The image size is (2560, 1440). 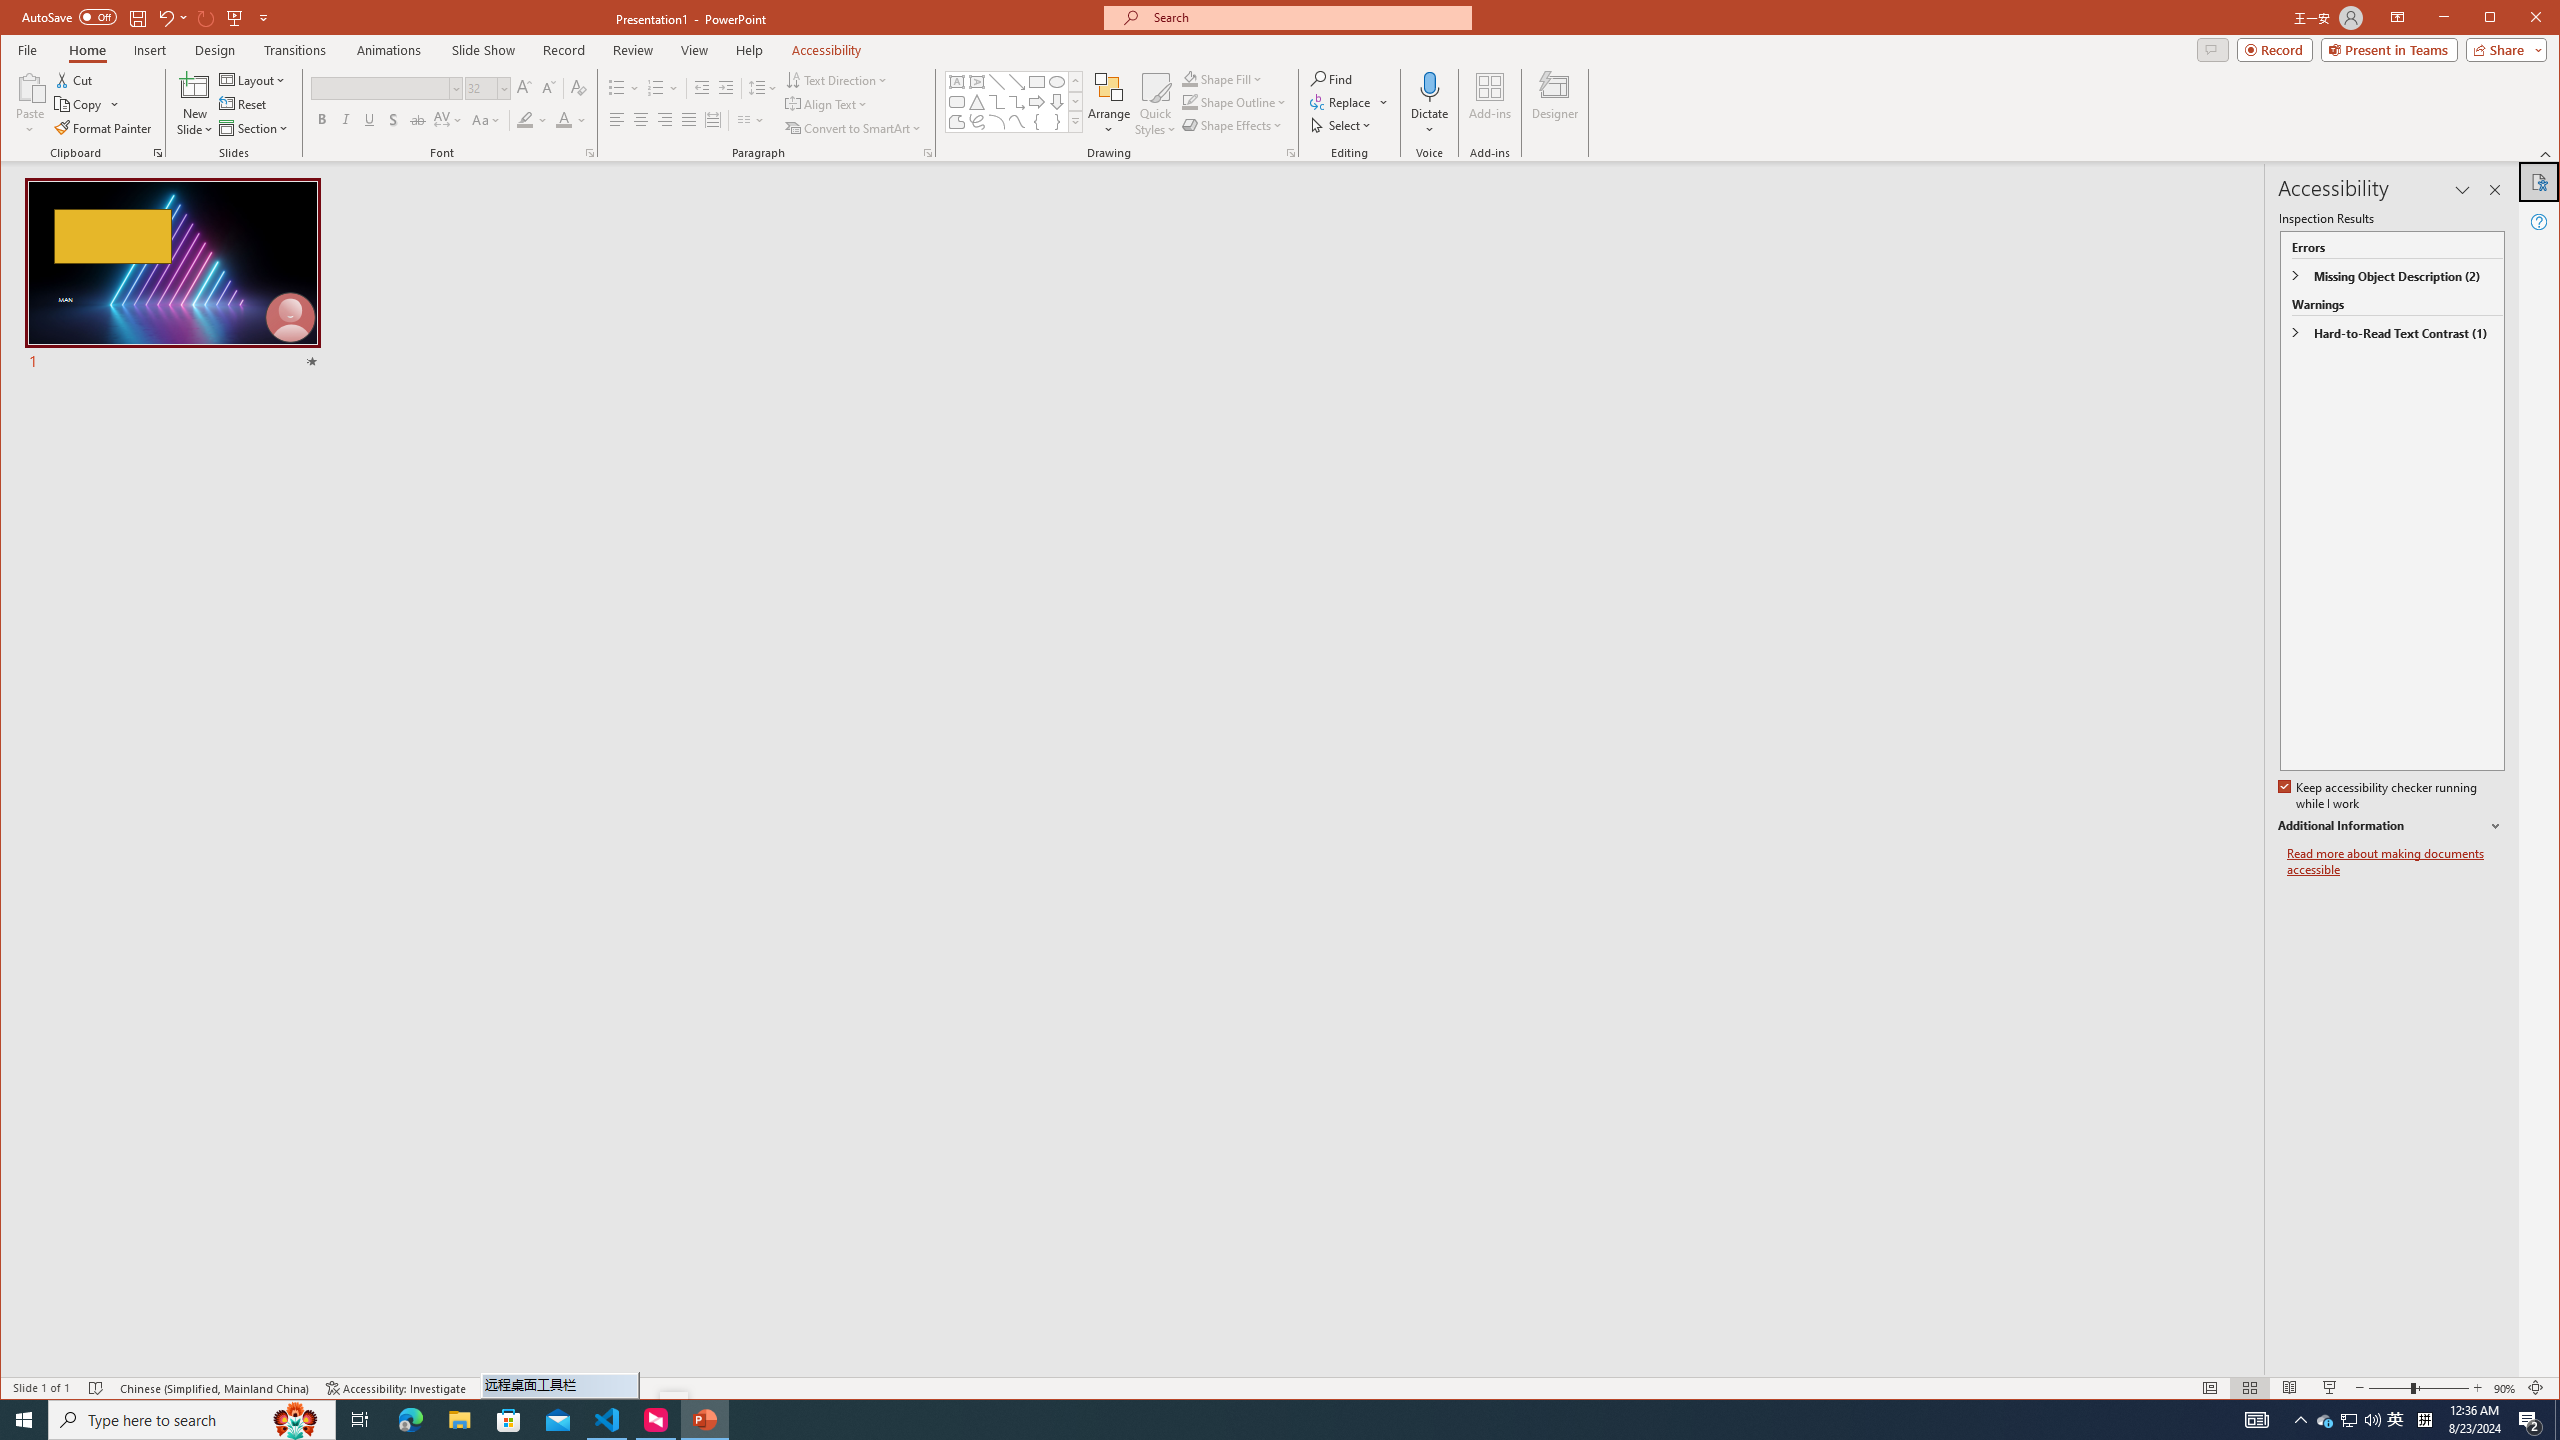 I want to click on 'Section', so click(x=253, y=127).